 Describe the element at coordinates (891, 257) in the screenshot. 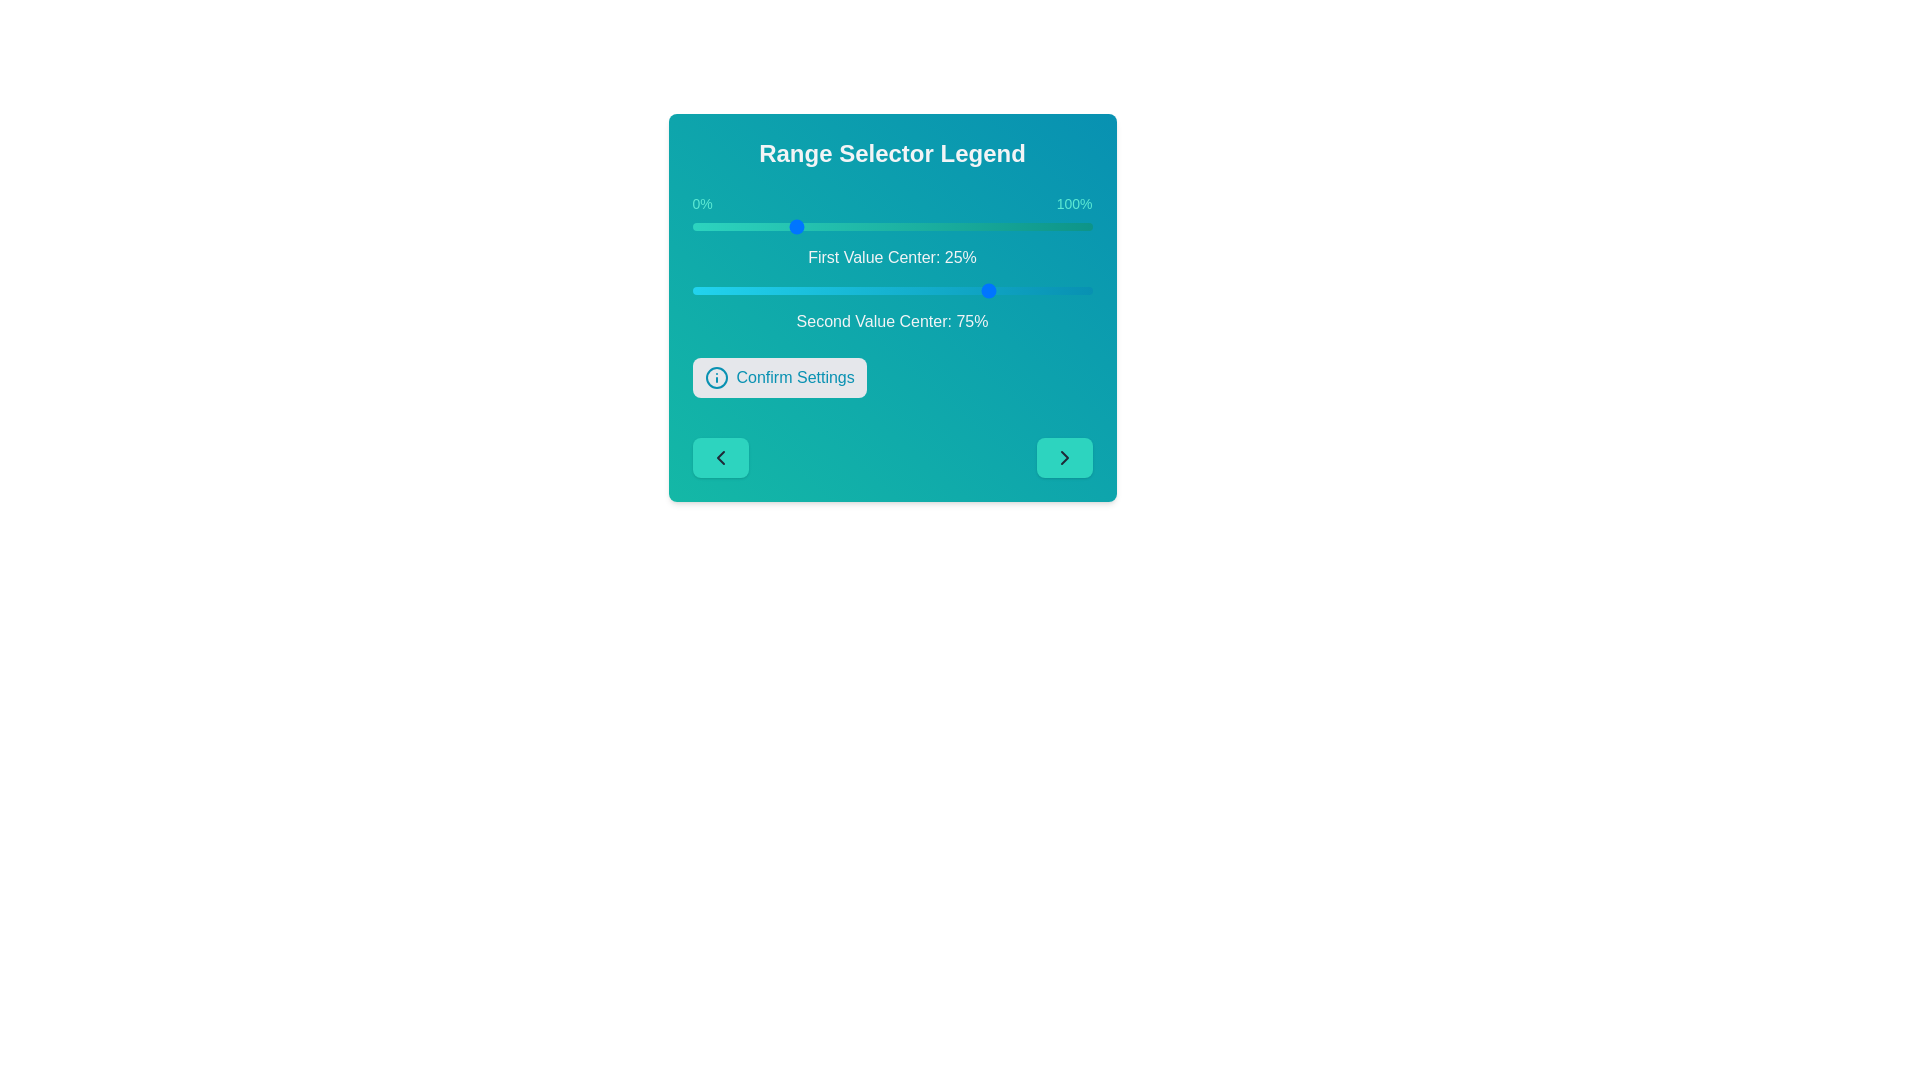

I see `the static text label displaying 'First Value Center: 25%' which is centered within a teal background` at that location.